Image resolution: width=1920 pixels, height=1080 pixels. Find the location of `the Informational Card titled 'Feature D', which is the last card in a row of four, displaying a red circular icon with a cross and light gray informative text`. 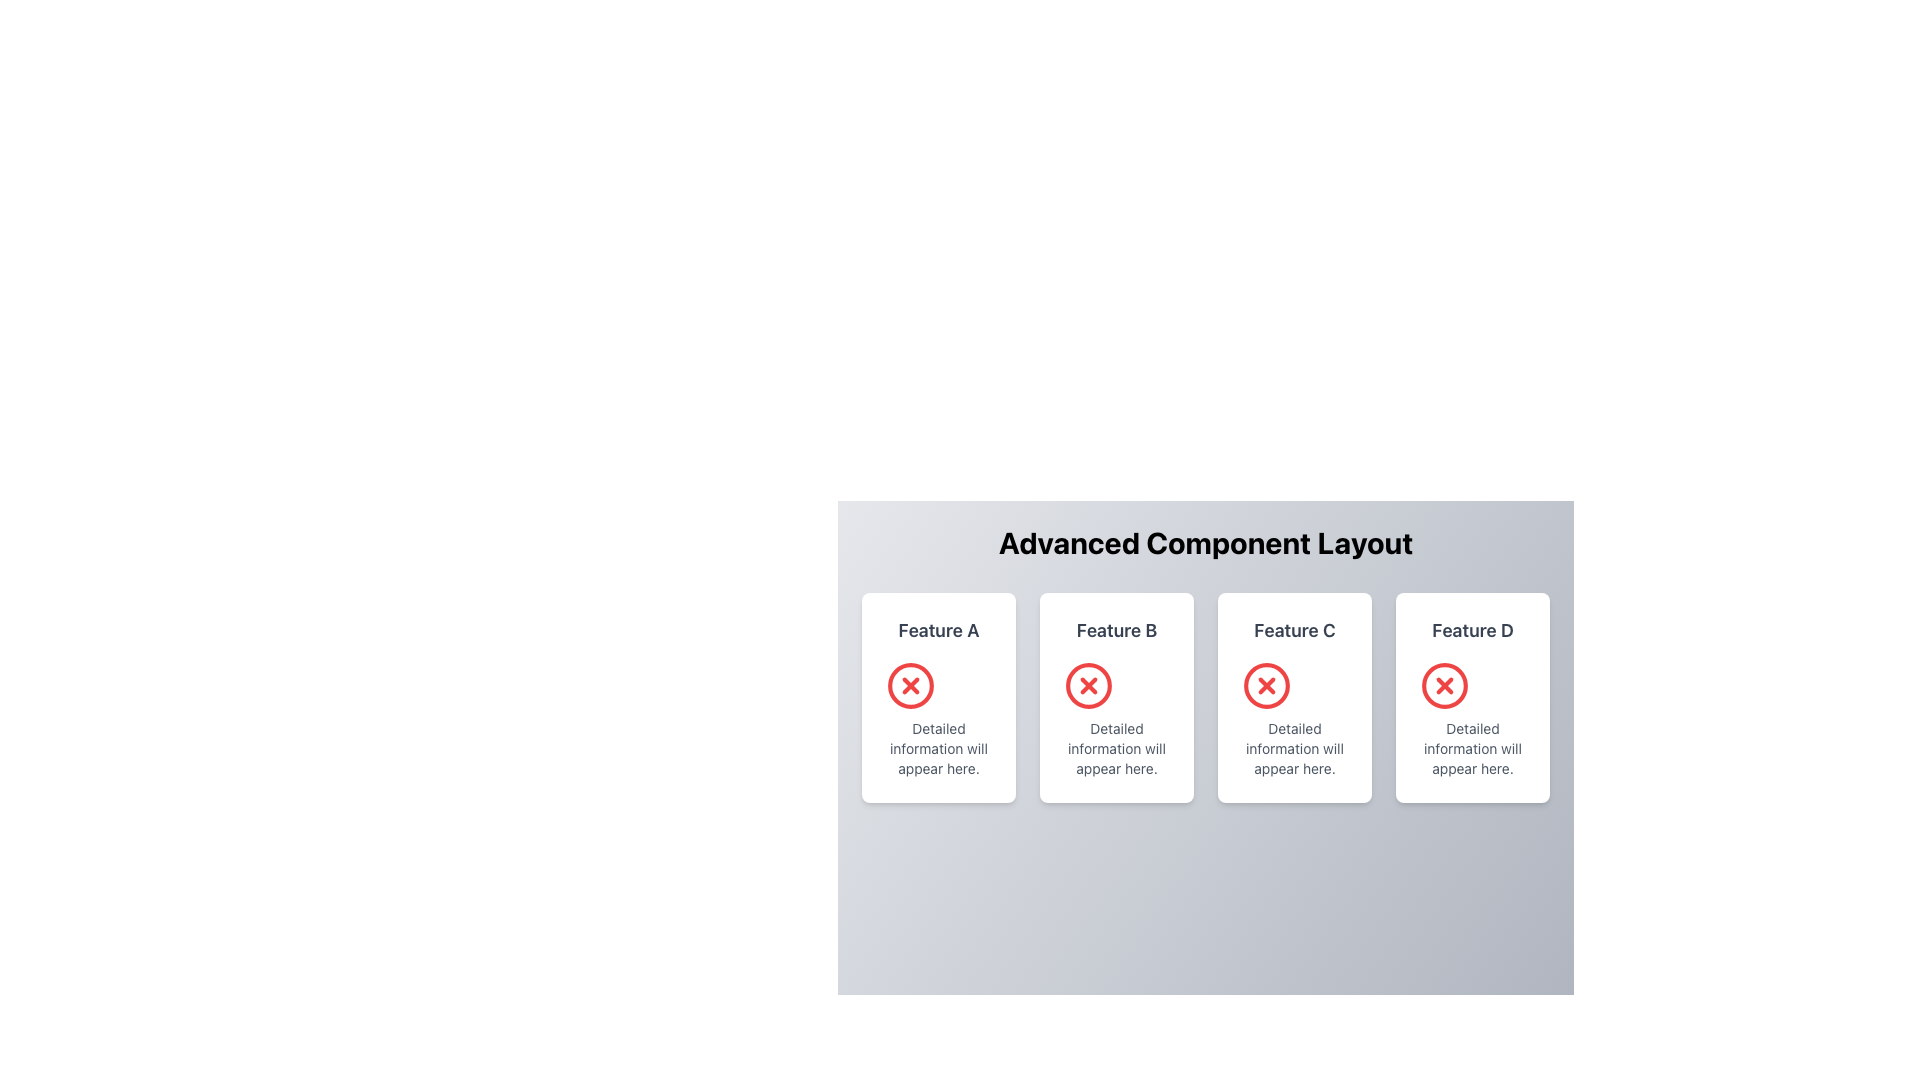

the Informational Card titled 'Feature D', which is the last card in a row of four, displaying a red circular icon with a cross and light gray informative text is located at coordinates (1473, 697).